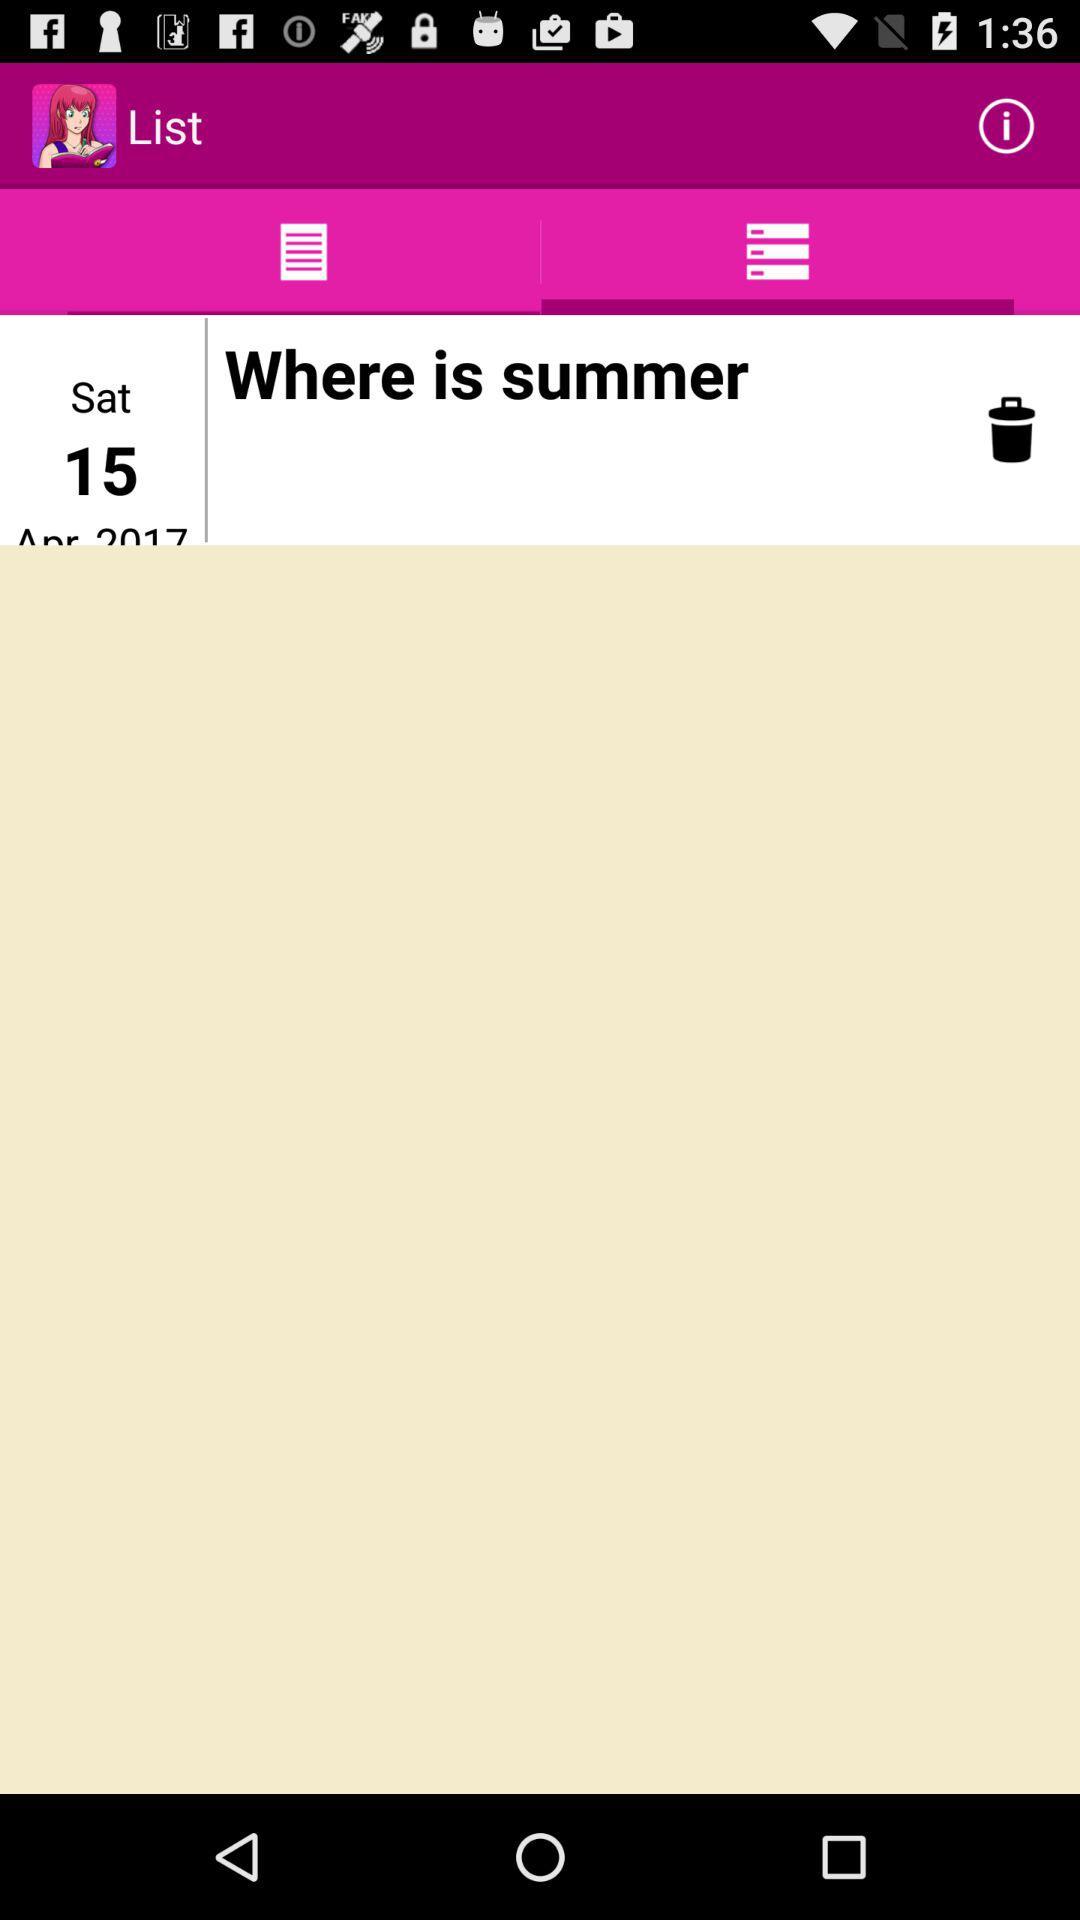 The image size is (1080, 1920). What do you see at coordinates (100, 529) in the screenshot?
I see `item below the 15` at bounding box center [100, 529].